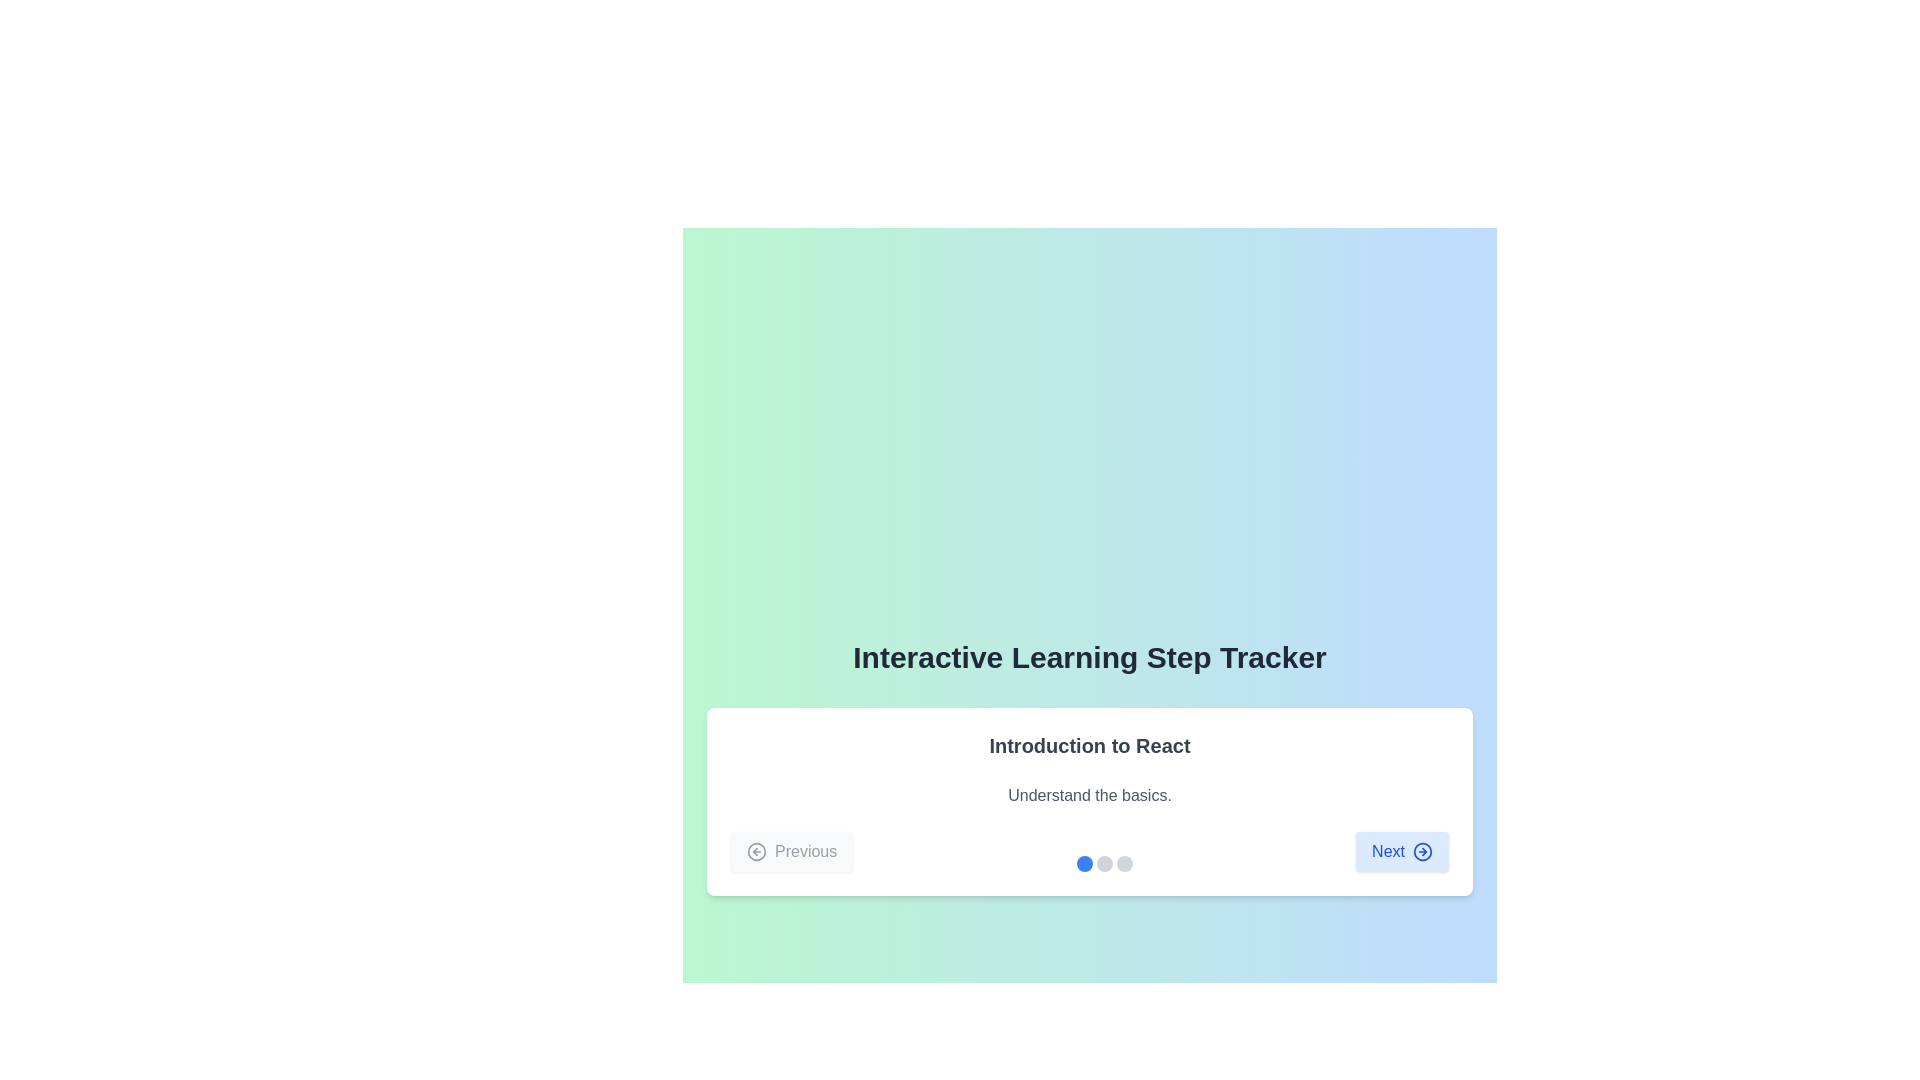 Image resolution: width=1920 pixels, height=1080 pixels. I want to click on the third circular stepper indicator in the 'Interactive Learning Step Tracker' section, which has a light gray background and is positioned at the bottom center of the card-like section, so click(1124, 863).